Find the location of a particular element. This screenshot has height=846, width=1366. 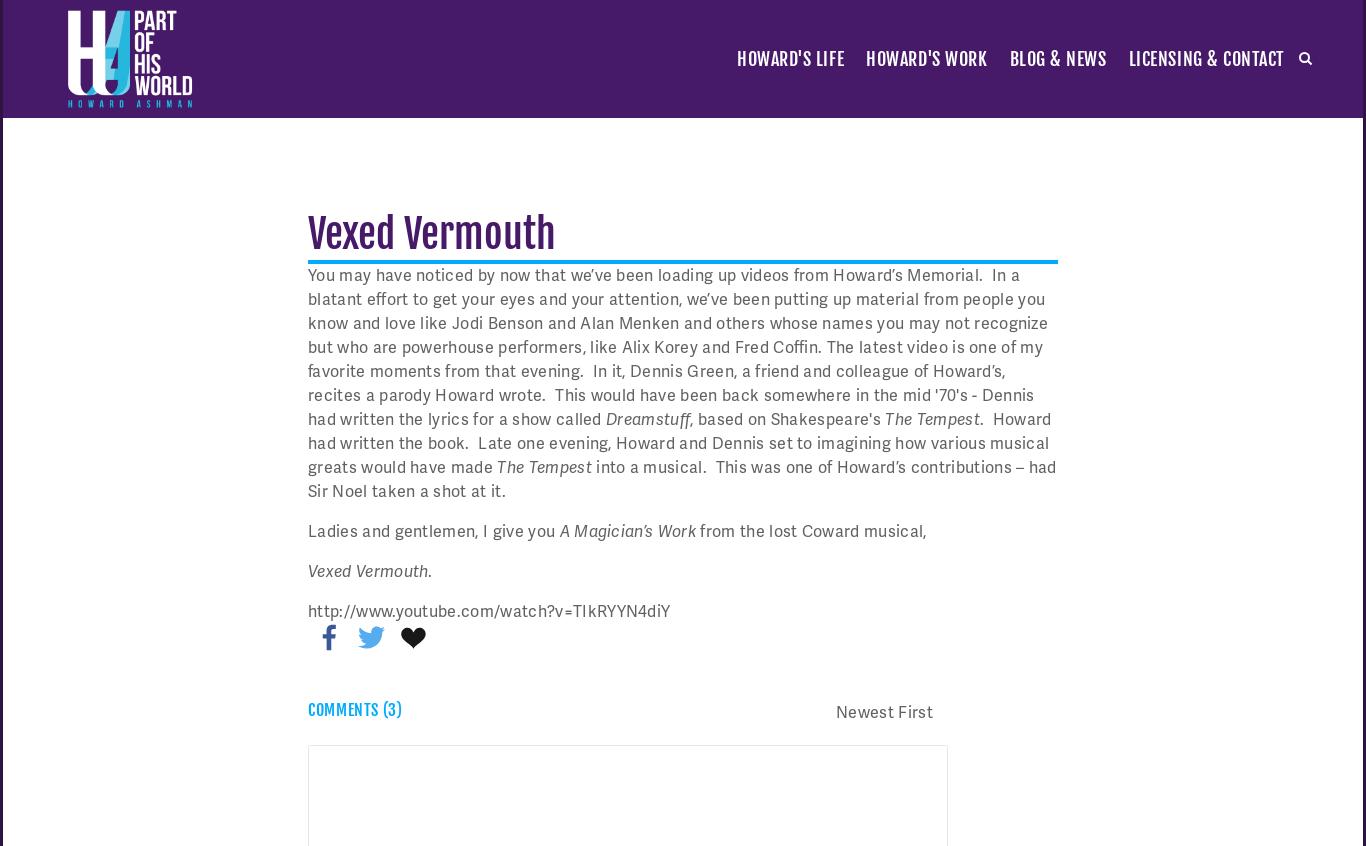

'Comments (3)' is located at coordinates (354, 708).